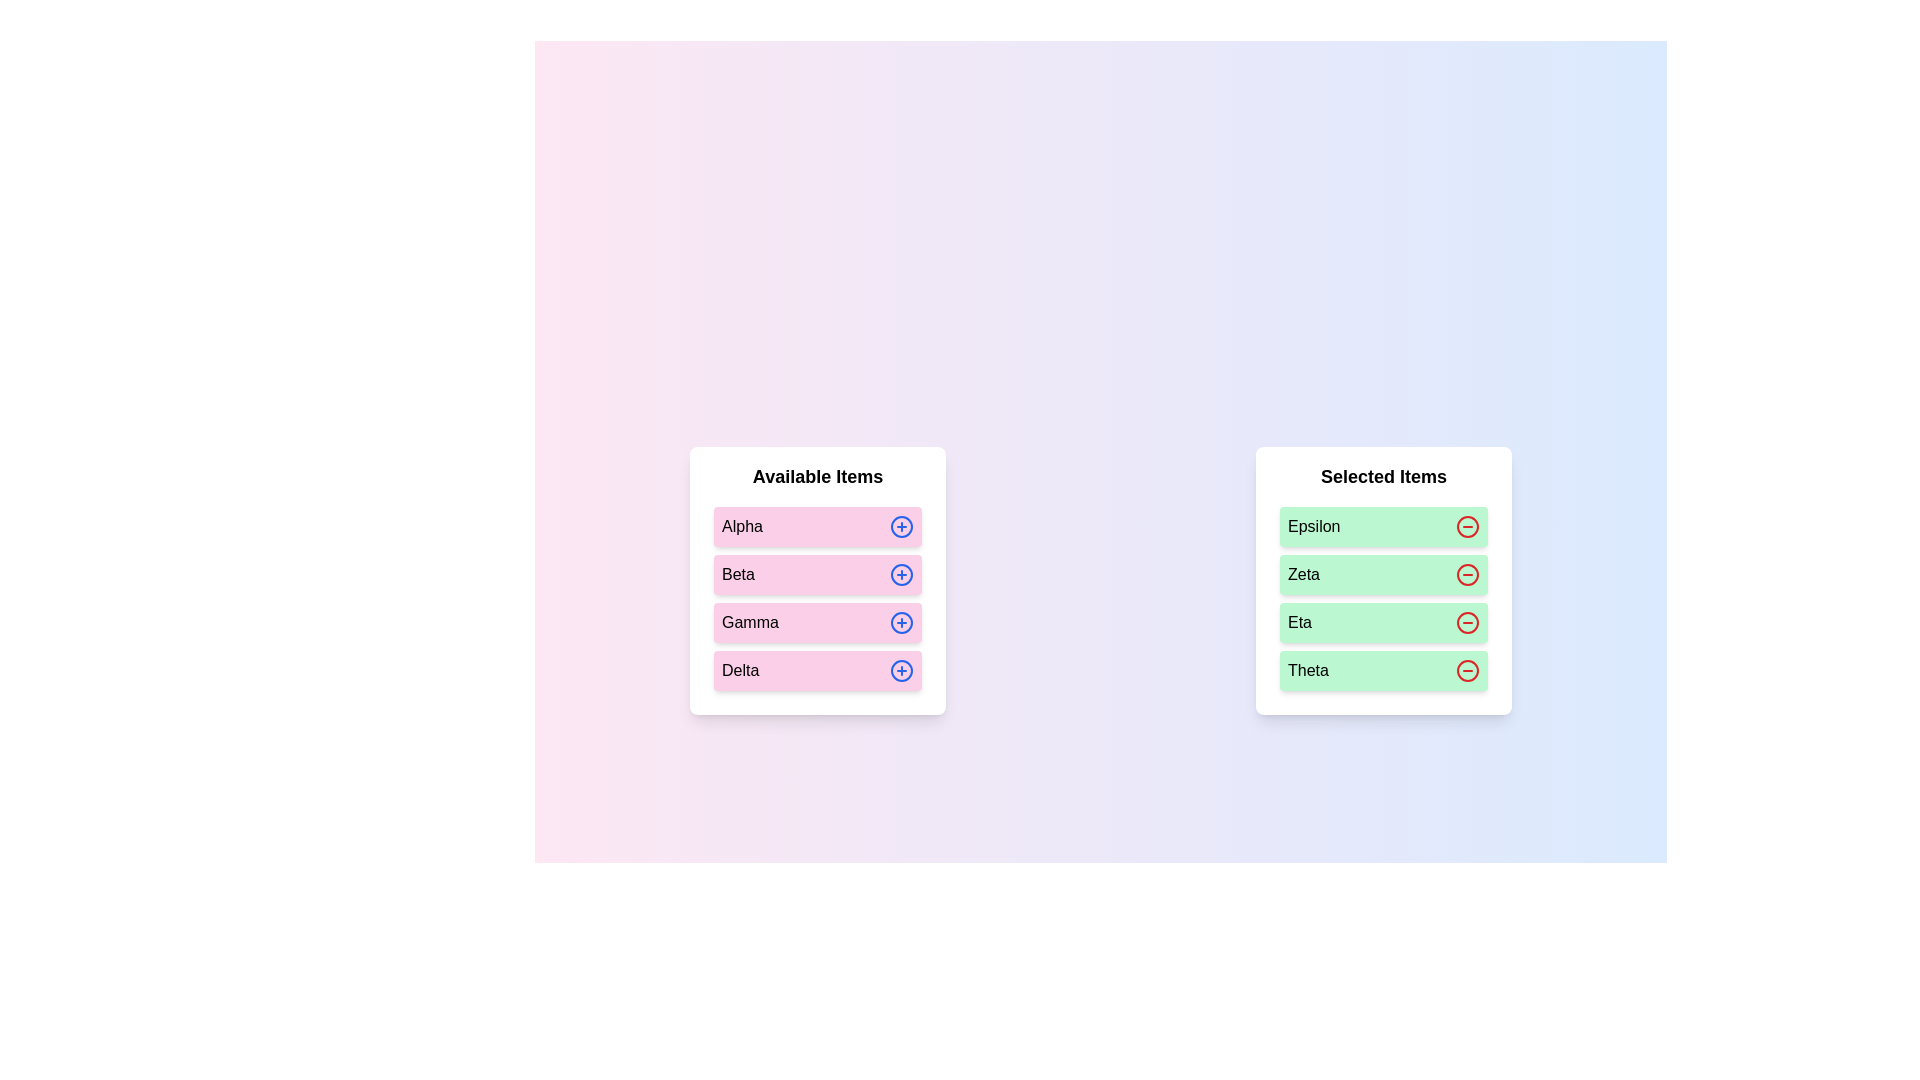 The height and width of the screenshot is (1080, 1920). I want to click on plus icon next to the item Gamma in the 'Available Items' list to move it to the 'Selected Items' list, so click(901, 622).